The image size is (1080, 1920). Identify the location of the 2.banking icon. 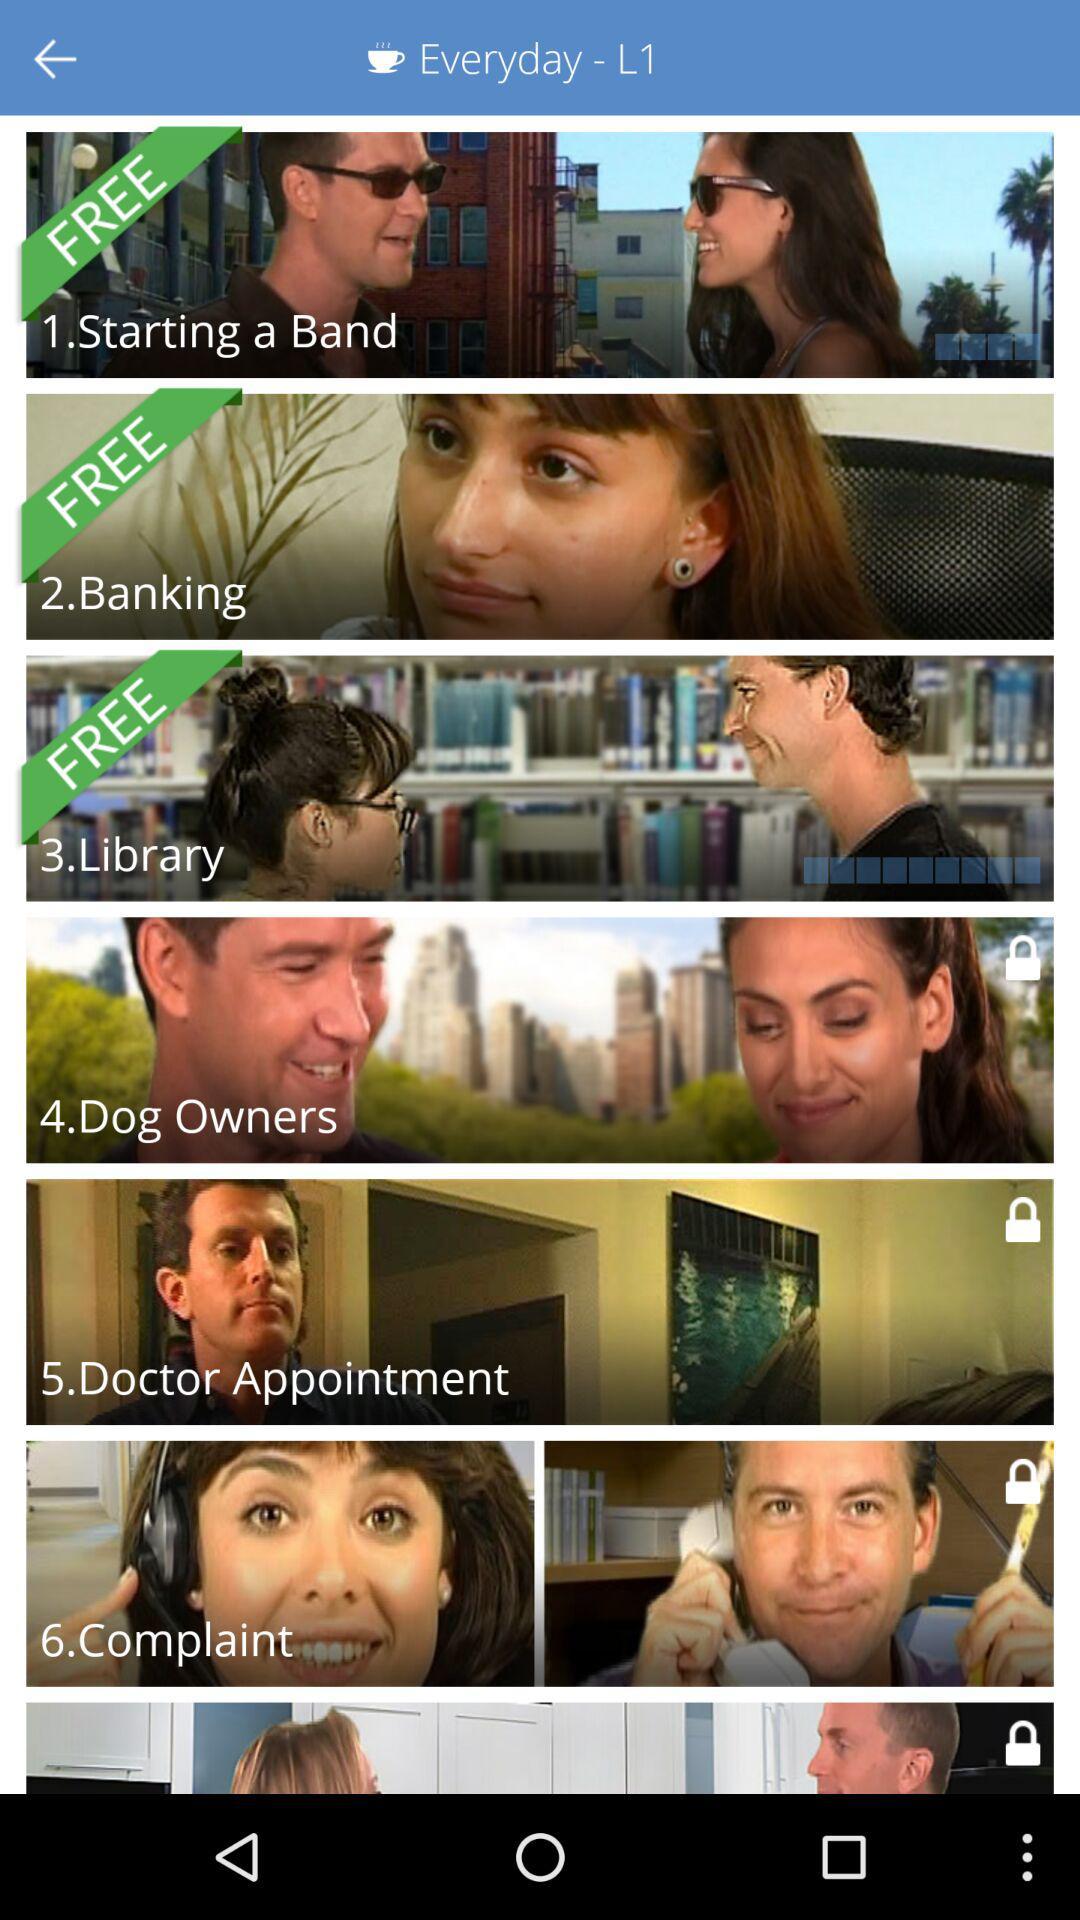
(142, 590).